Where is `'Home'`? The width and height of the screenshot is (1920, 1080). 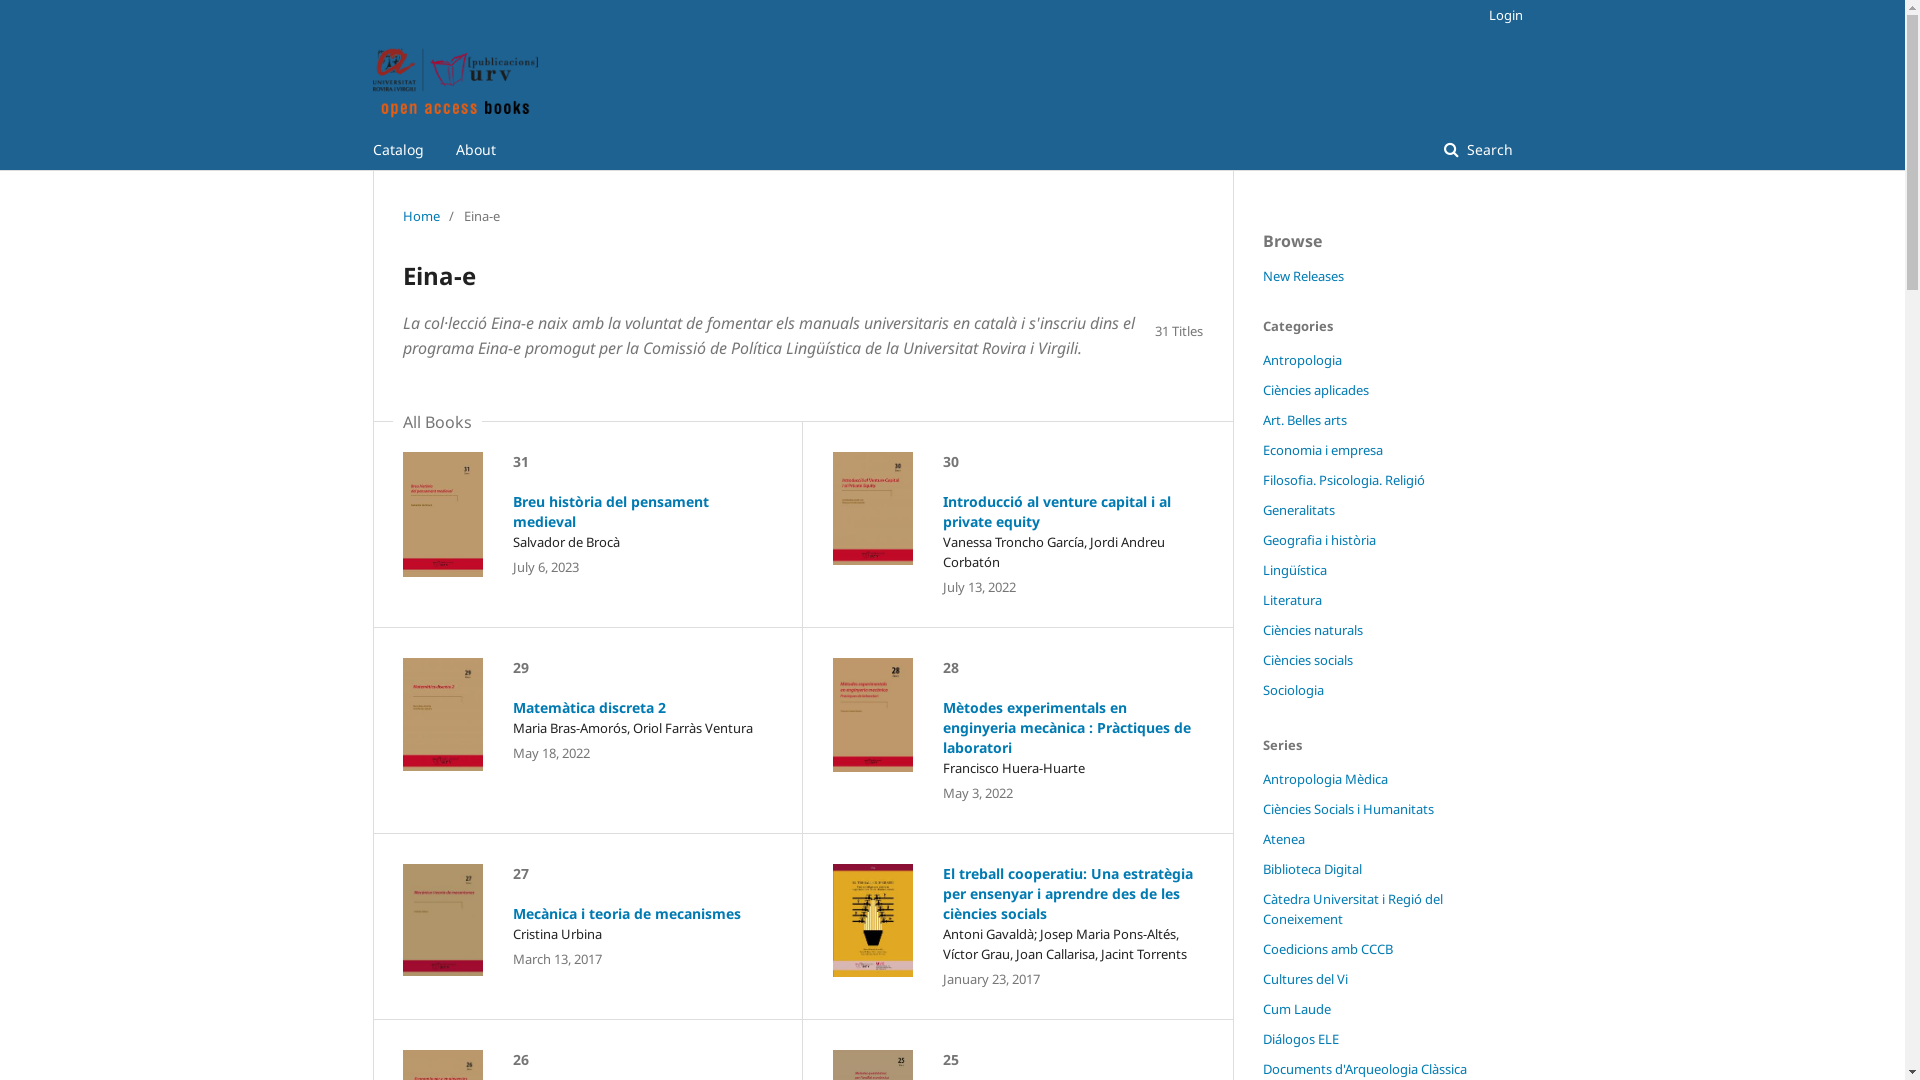 'Home' is located at coordinates (419, 216).